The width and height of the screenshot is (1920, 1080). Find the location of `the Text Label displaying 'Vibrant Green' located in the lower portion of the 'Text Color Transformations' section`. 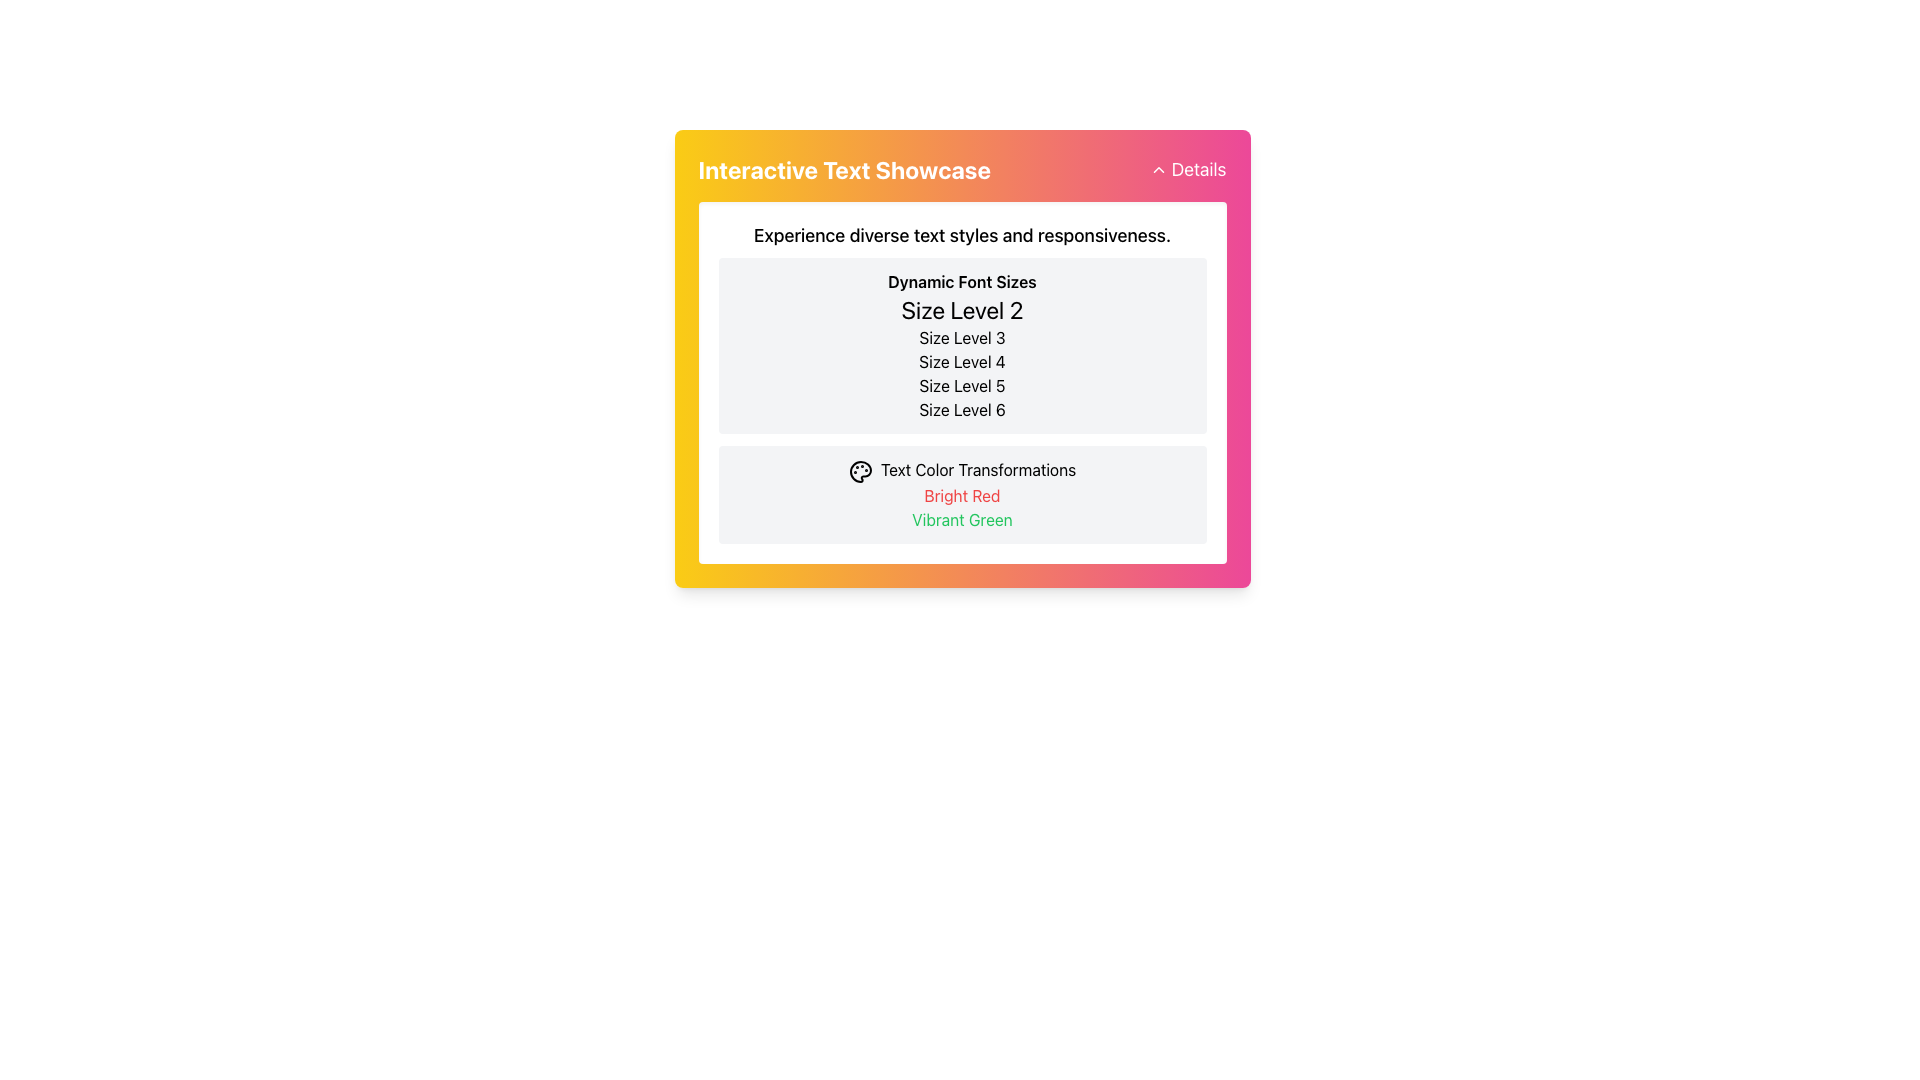

the Text Label displaying 'Vibrant Green' located in the lower portion of the 'Text Color Transformations' section is located at coordinates (962, 518).